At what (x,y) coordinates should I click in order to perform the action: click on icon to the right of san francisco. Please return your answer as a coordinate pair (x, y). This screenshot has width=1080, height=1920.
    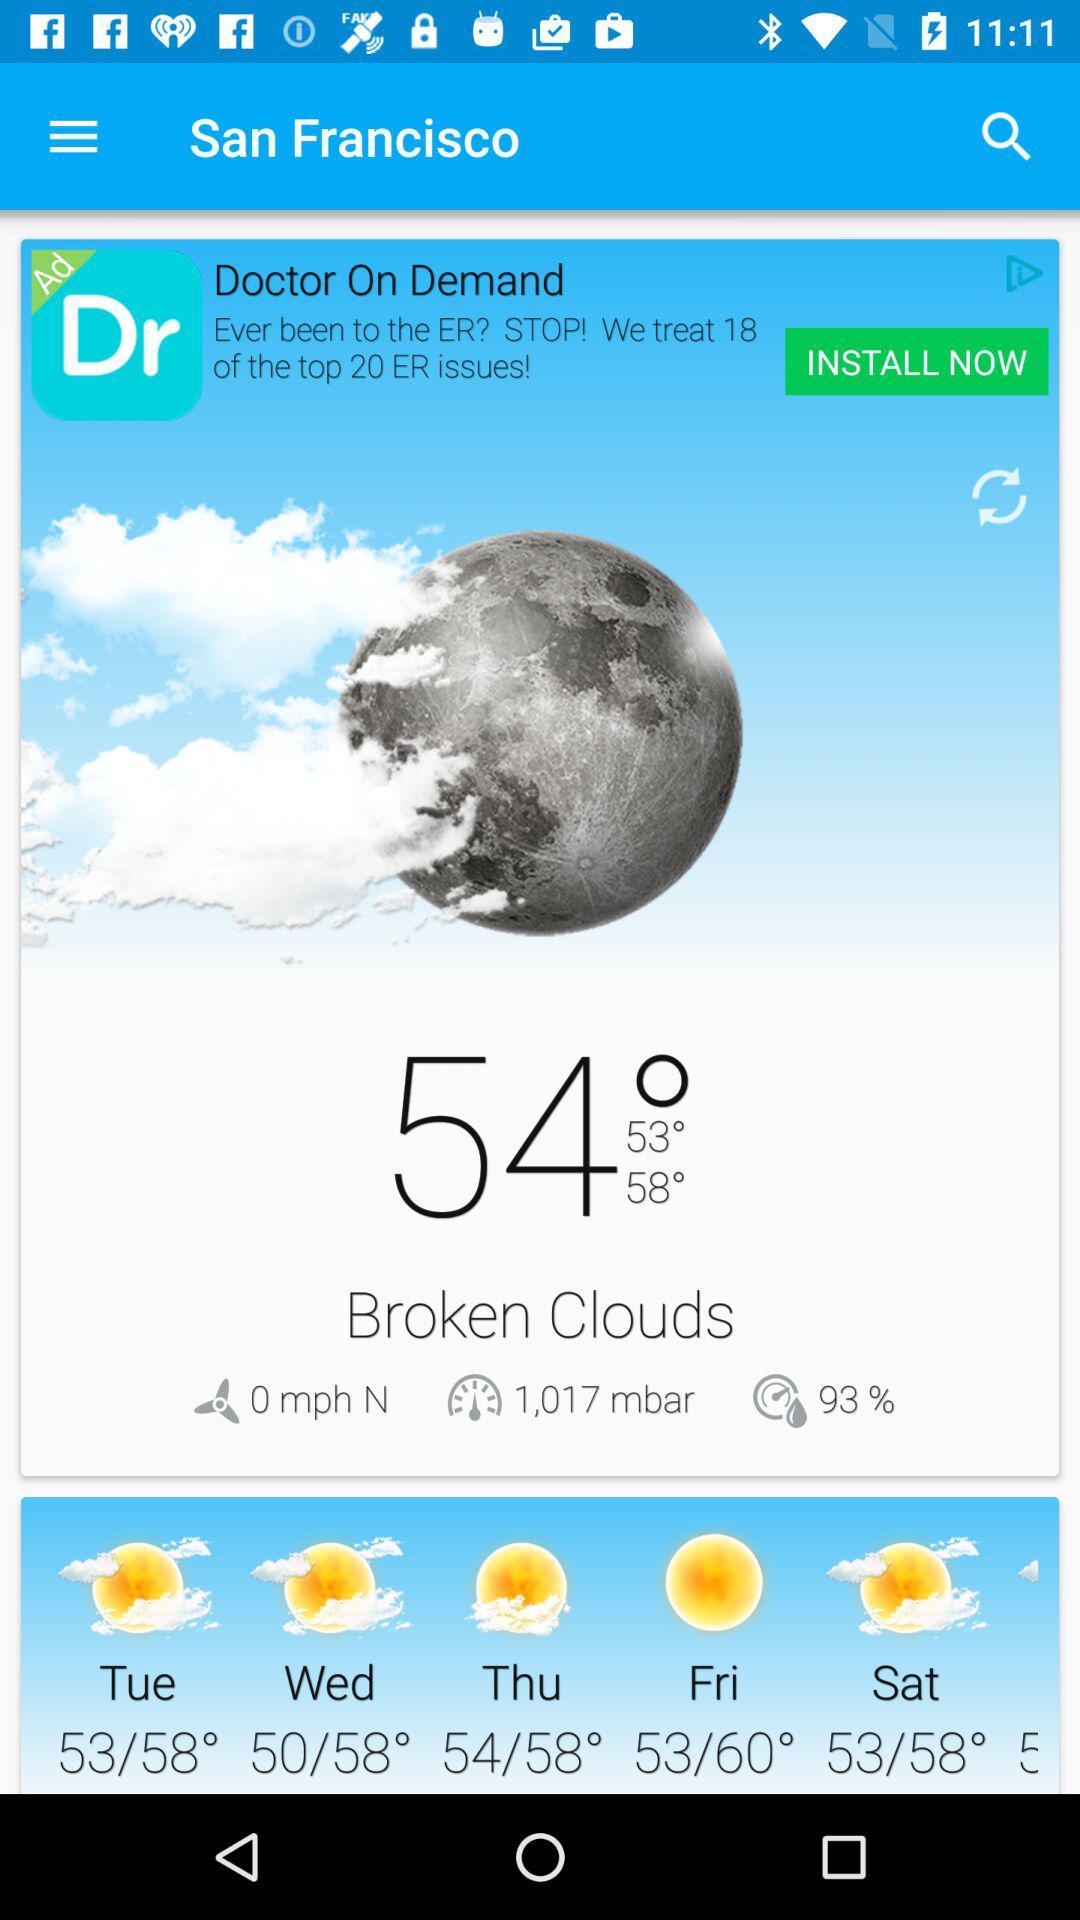
    Looking at the image, I should click on (1006, 135).